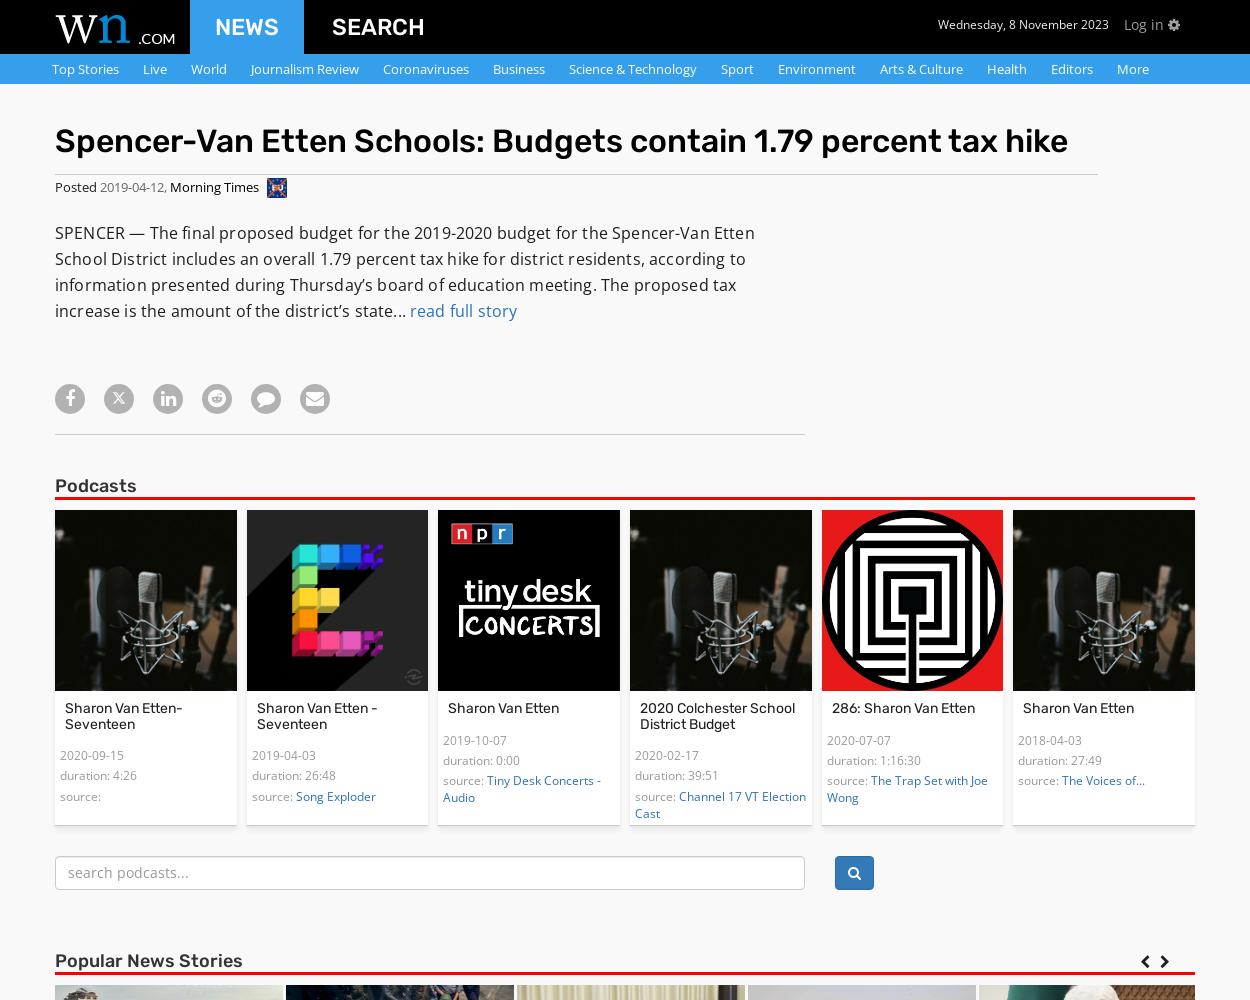 This screenshot has height=1000, width=1250. Describe the element at coordinates (75, 186) in the screenshot. I see `'Posted'` at that location.